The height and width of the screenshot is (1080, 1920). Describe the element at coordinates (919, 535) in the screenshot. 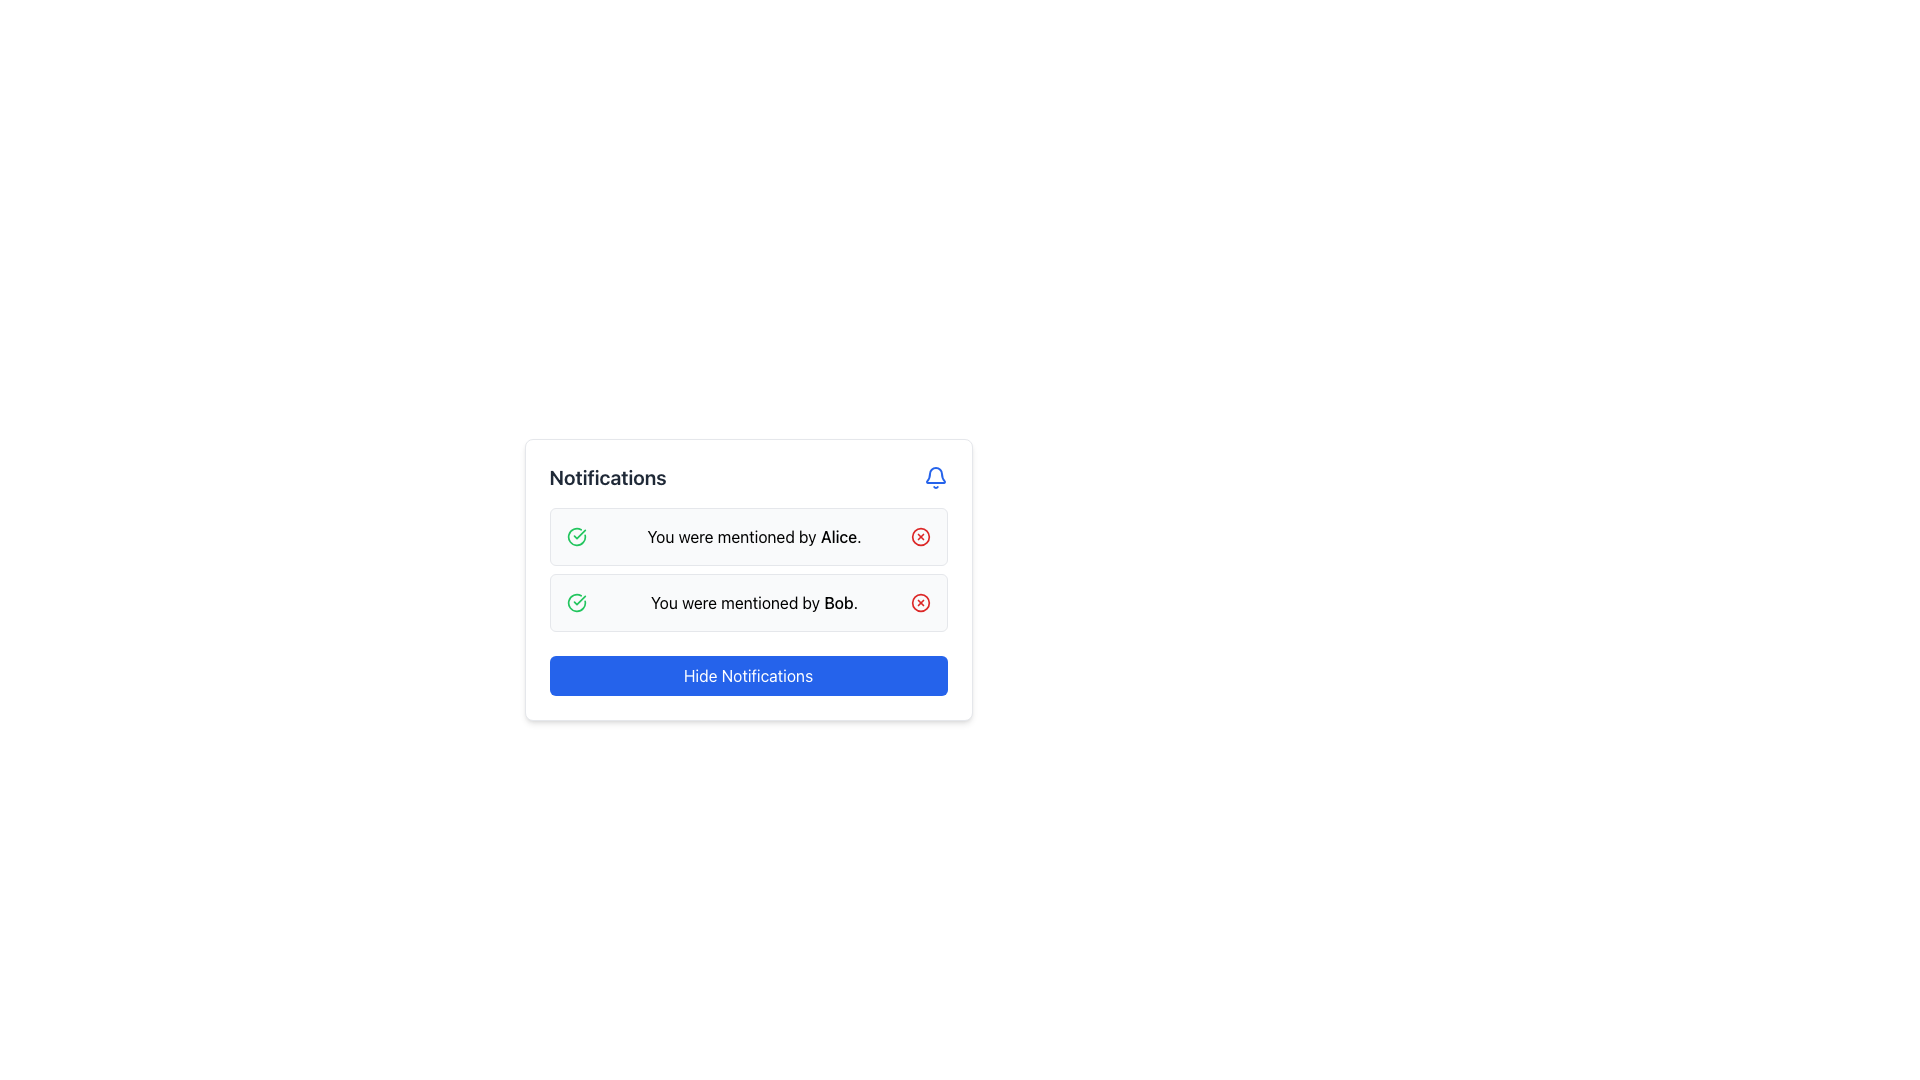

I see `the dismiss button on the notification mentioning 'You were mentioned by Alice.'` at that location.